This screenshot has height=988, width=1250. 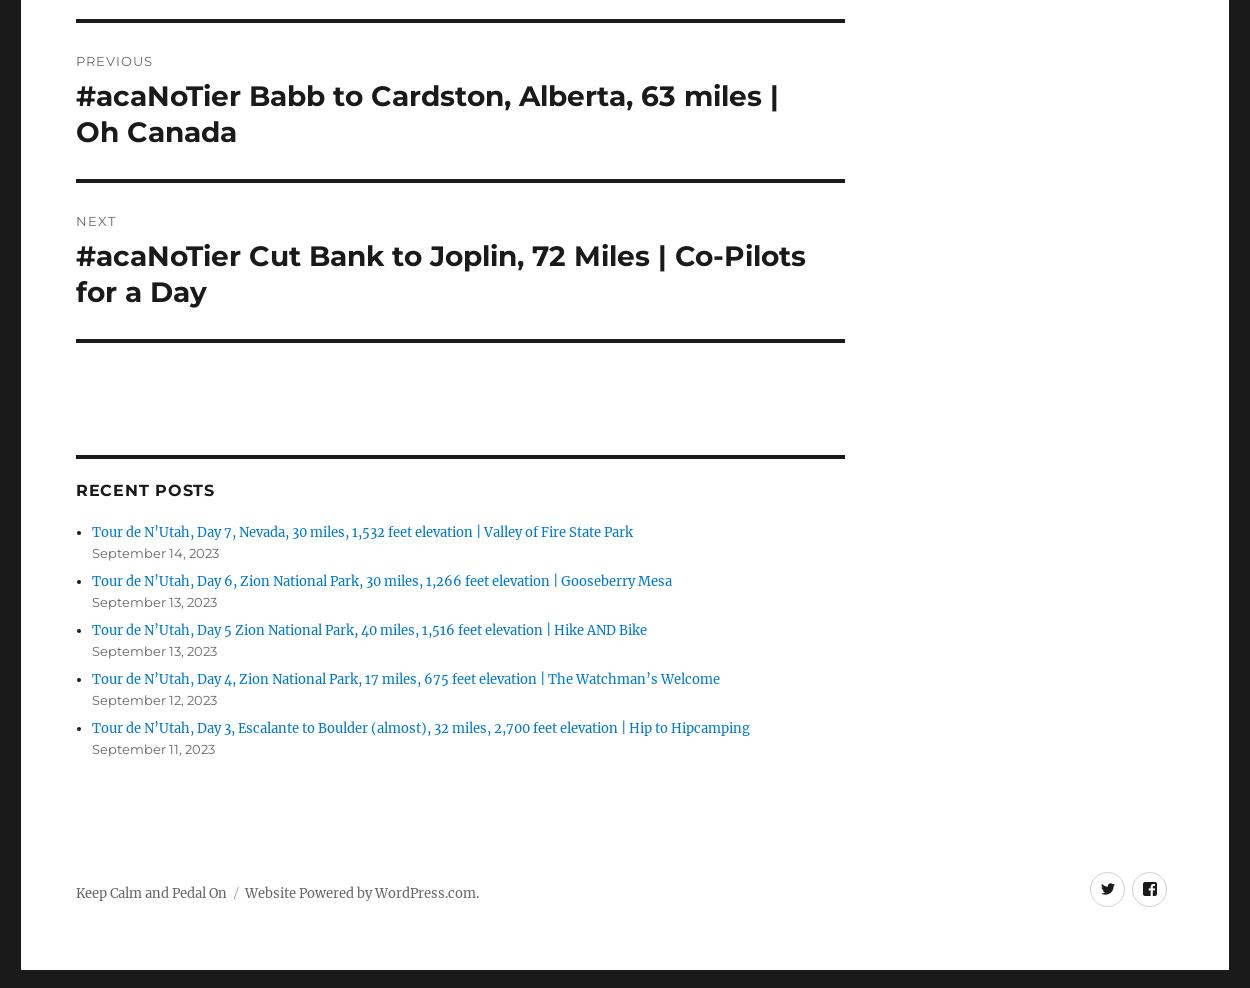 I want to click on 'September 12, 2023', so click(x=154, y=699).